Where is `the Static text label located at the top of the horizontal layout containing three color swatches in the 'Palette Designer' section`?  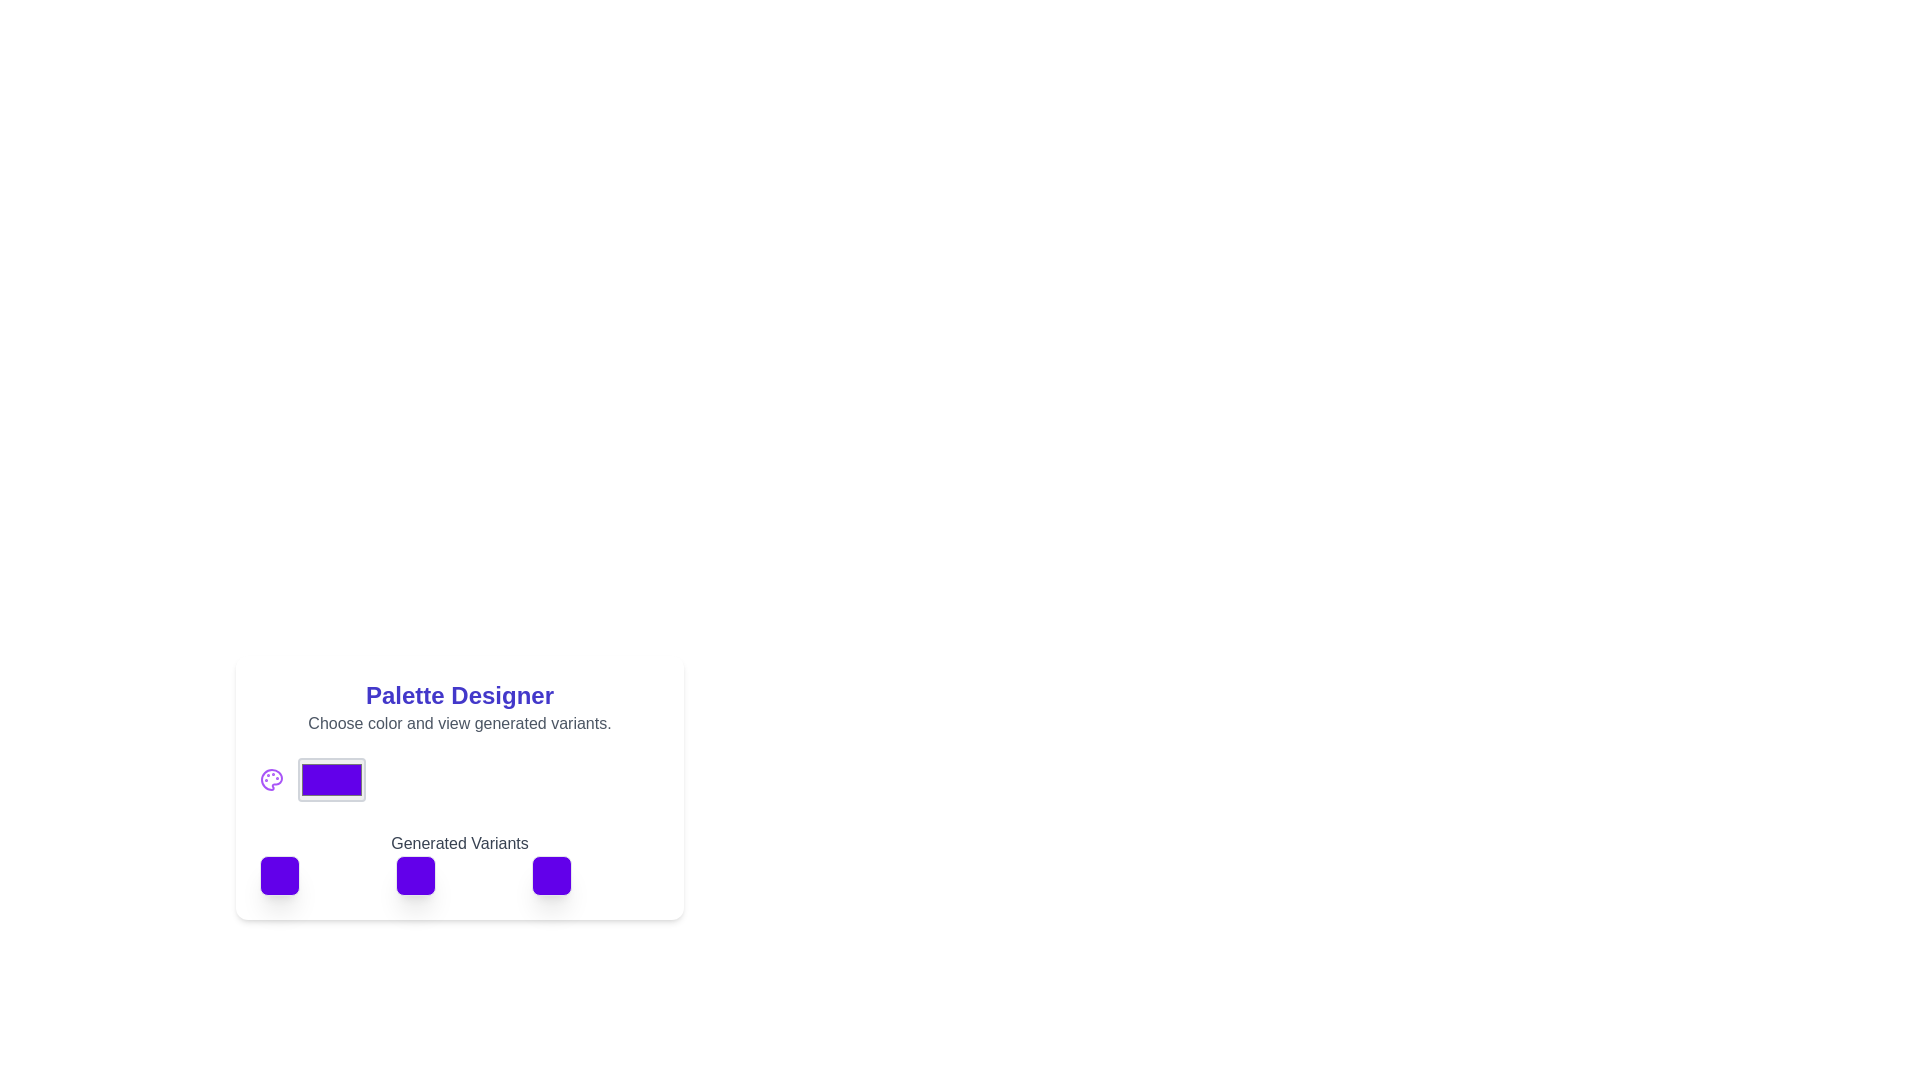 the Static text label located at the top of the horizontal layout containing three color swatches in the 'Palette Designer' section is located at coordinates (459, 855).